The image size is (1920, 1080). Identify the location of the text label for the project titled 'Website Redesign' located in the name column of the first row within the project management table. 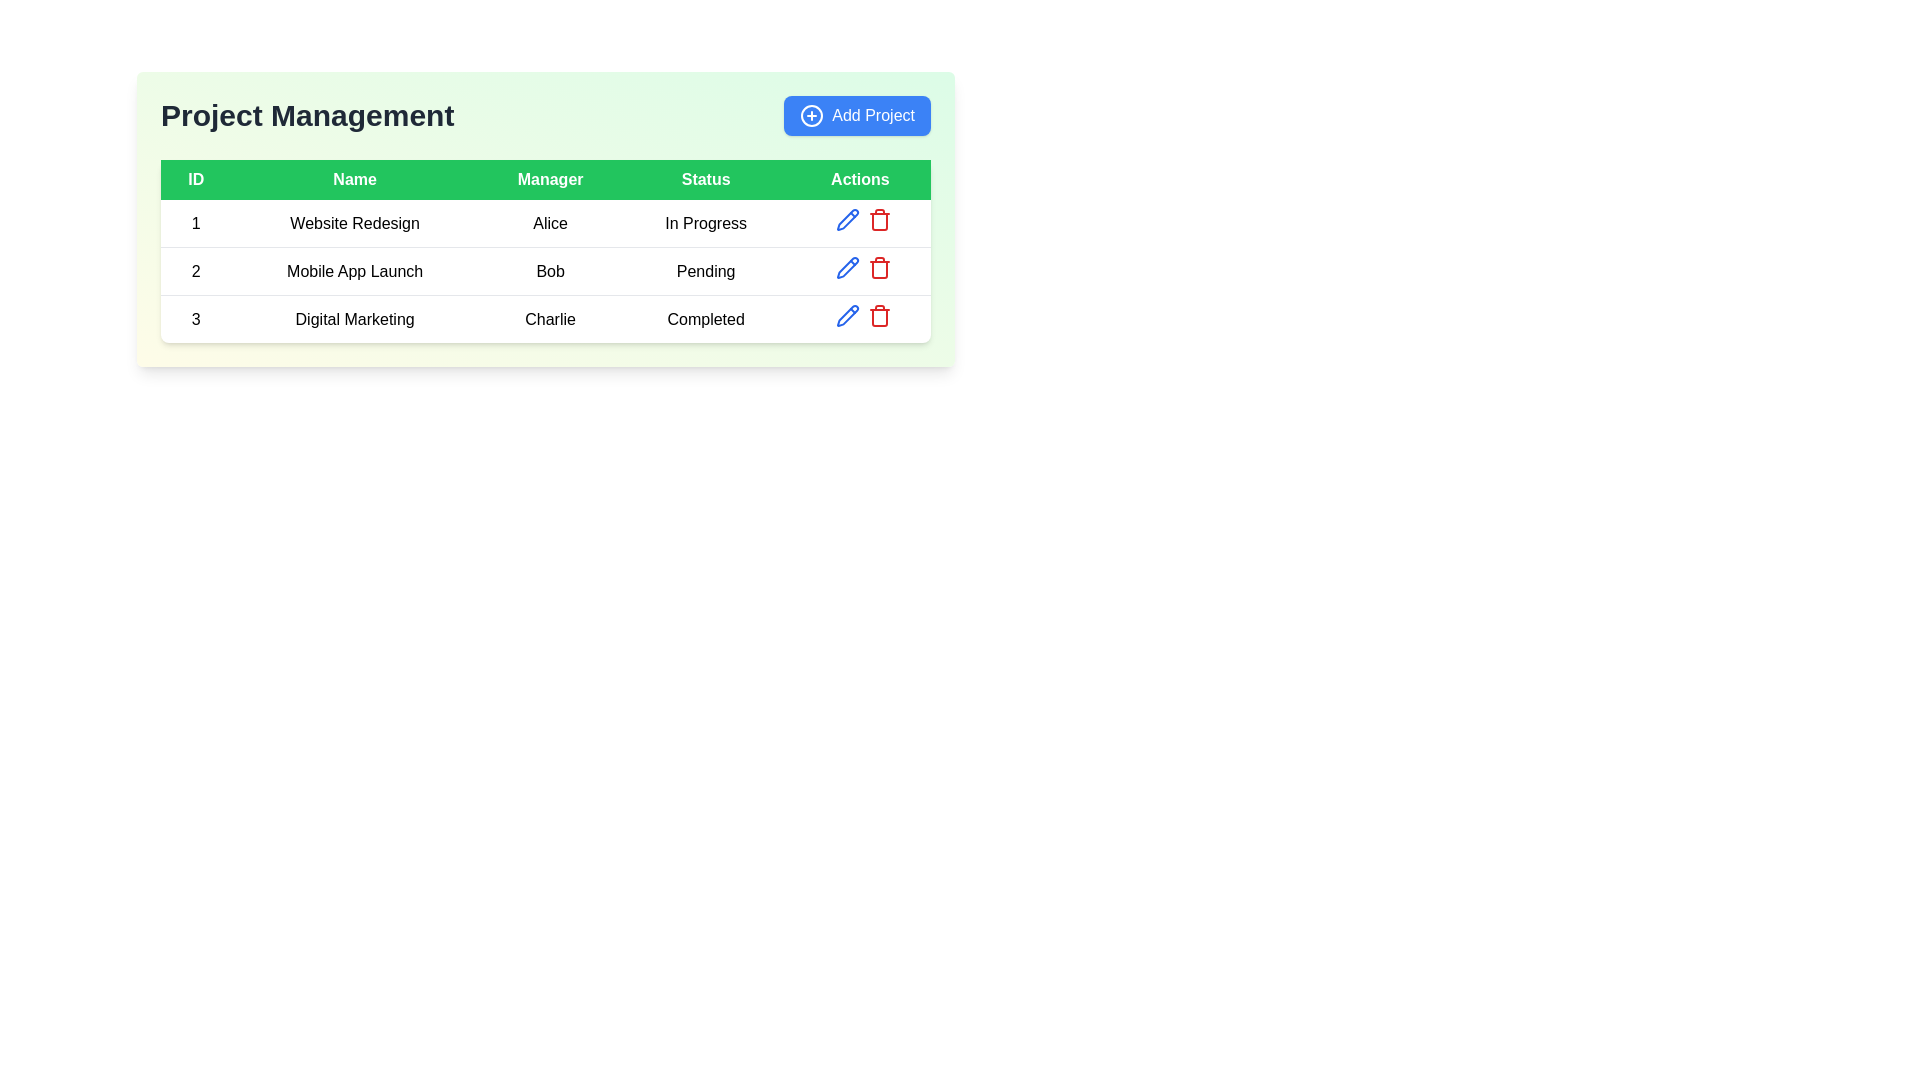
(355, 223).